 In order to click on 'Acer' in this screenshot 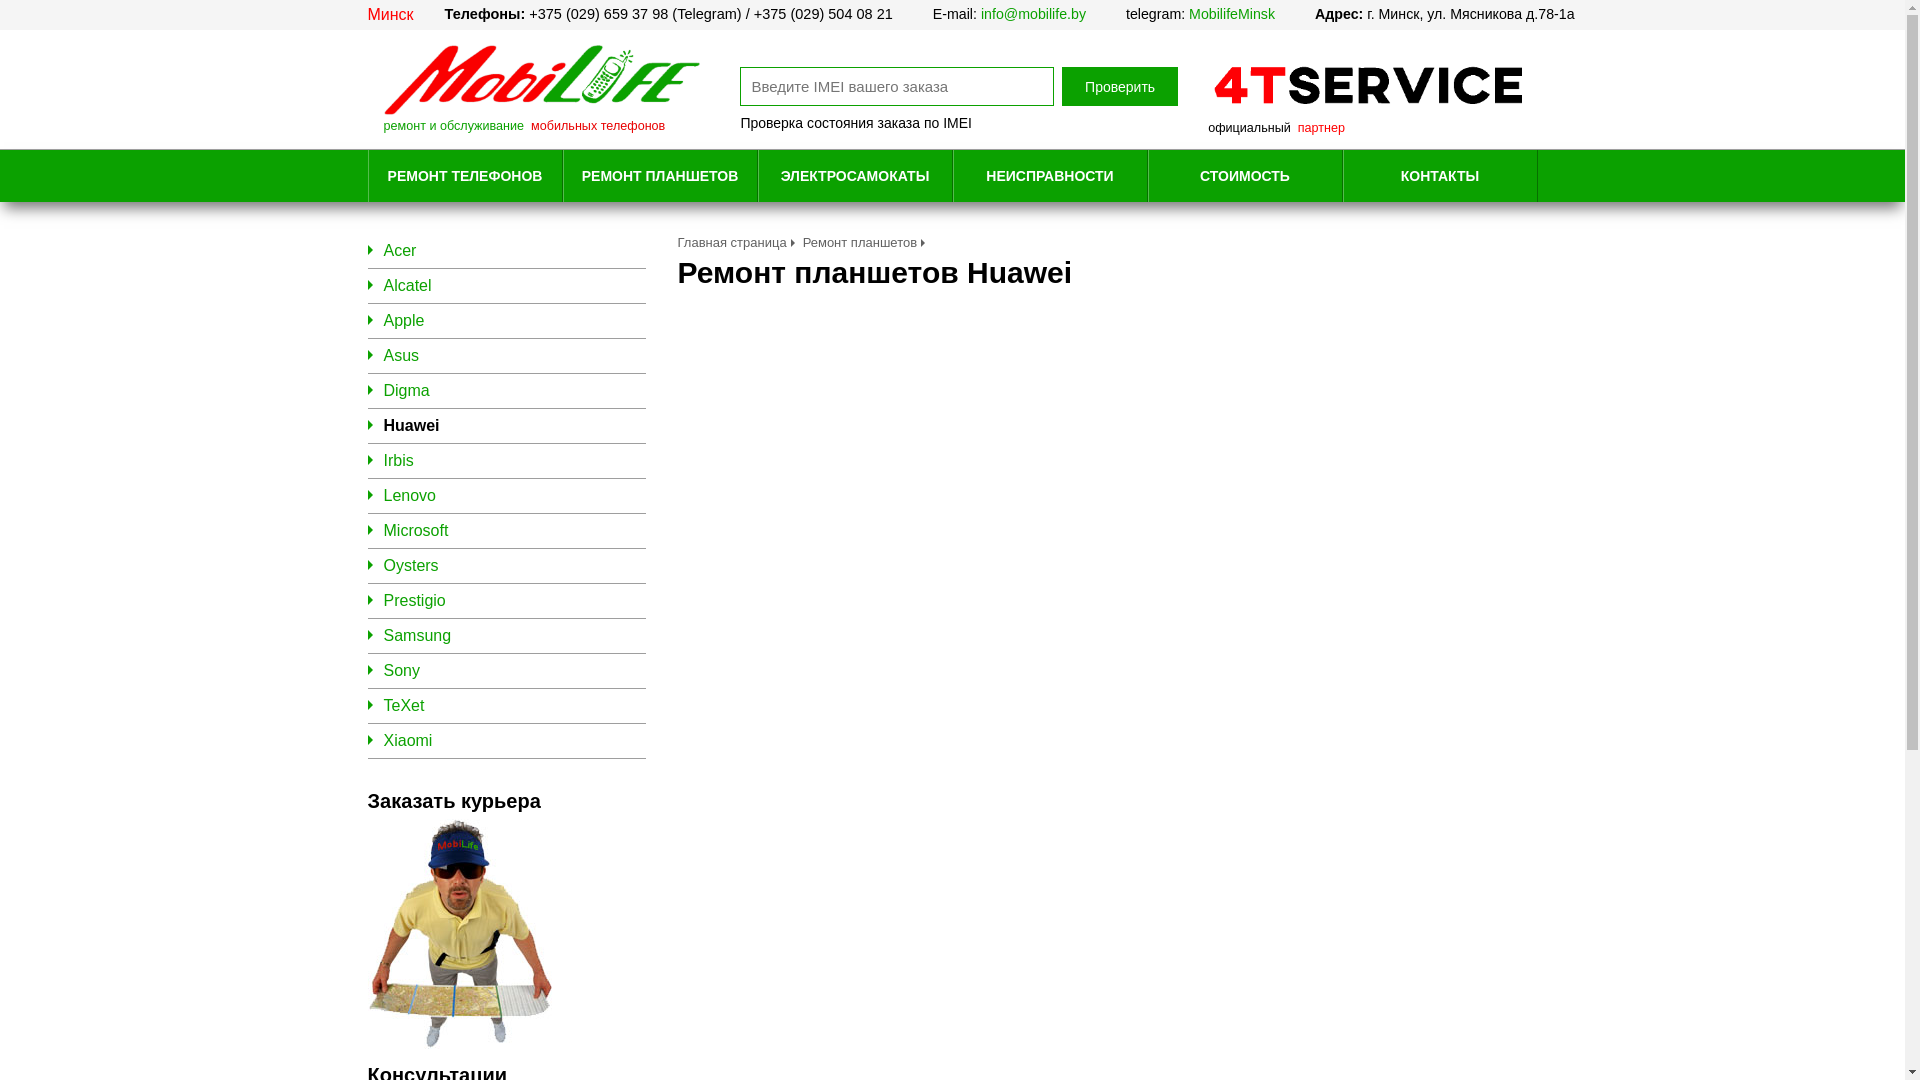, I will do `click(400, 249)`.